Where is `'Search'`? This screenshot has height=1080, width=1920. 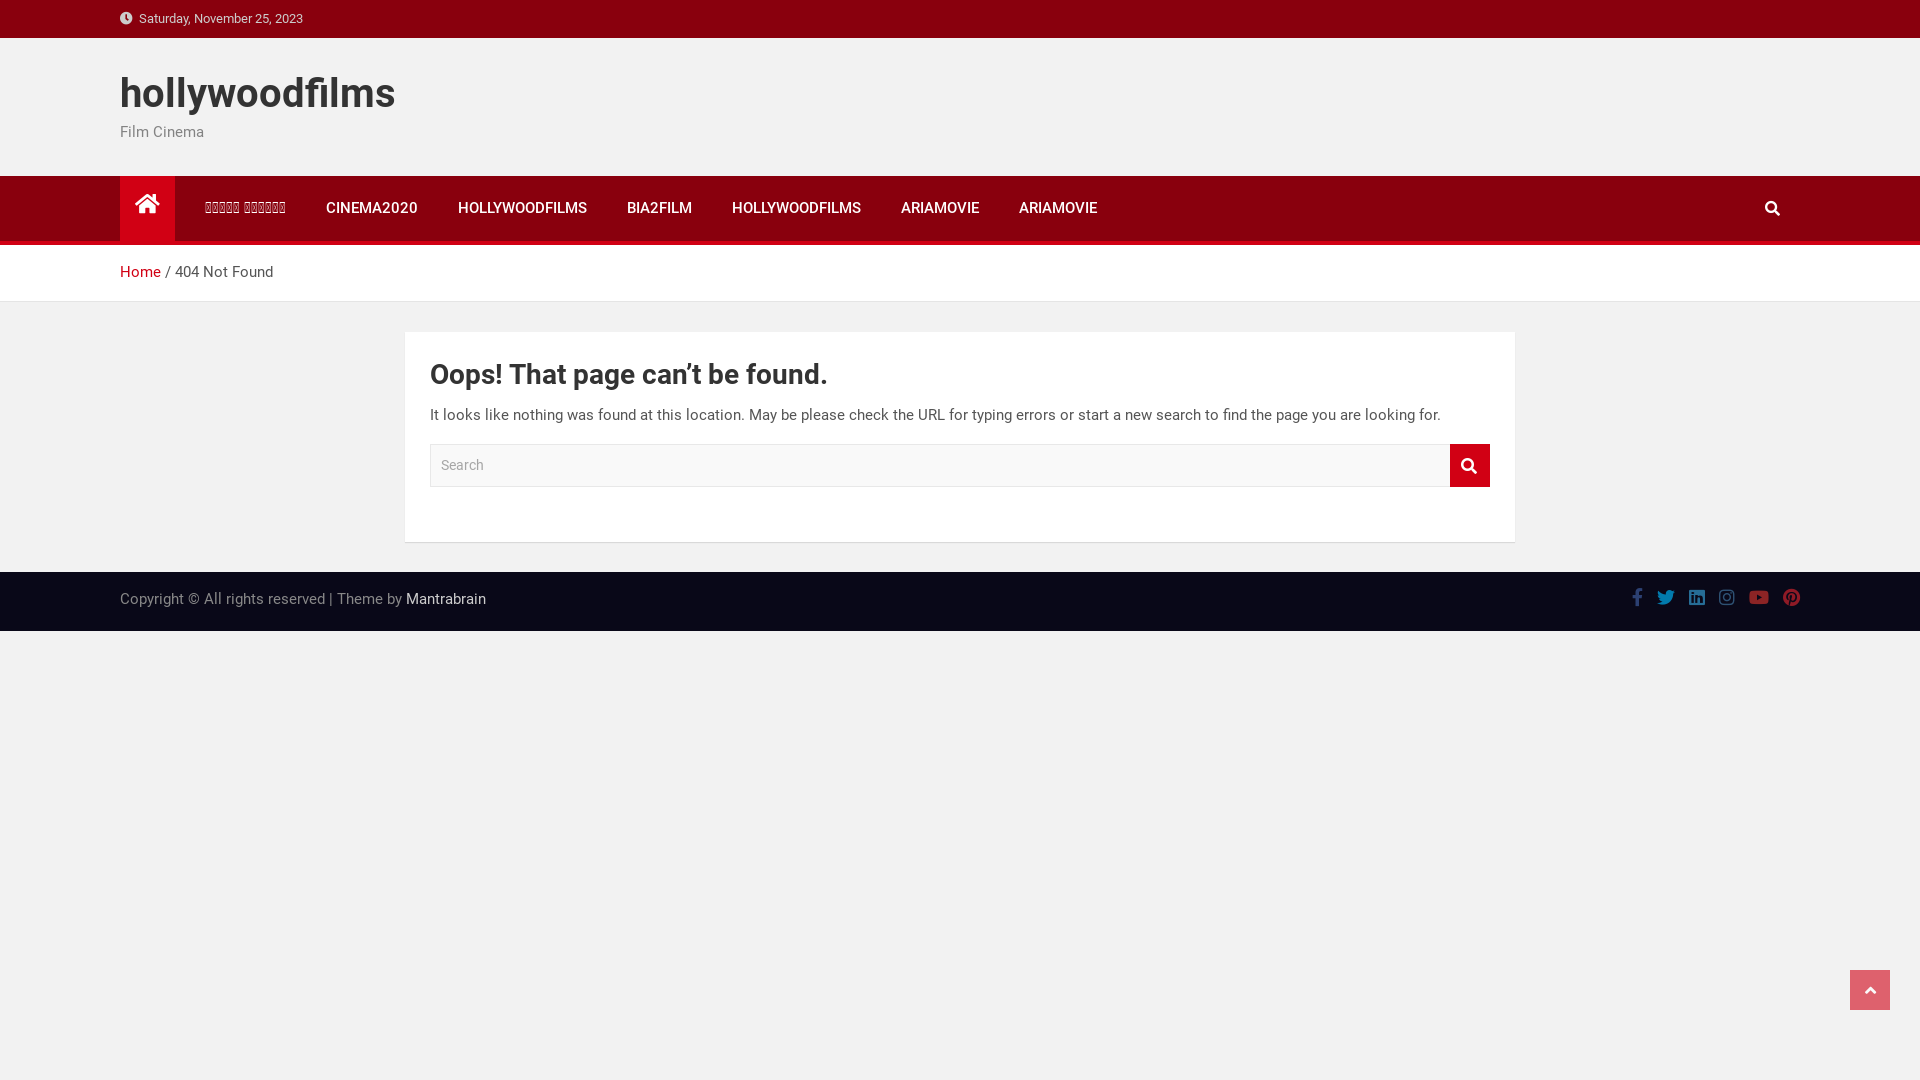
'Search' is located at coordinates (1469, 465).